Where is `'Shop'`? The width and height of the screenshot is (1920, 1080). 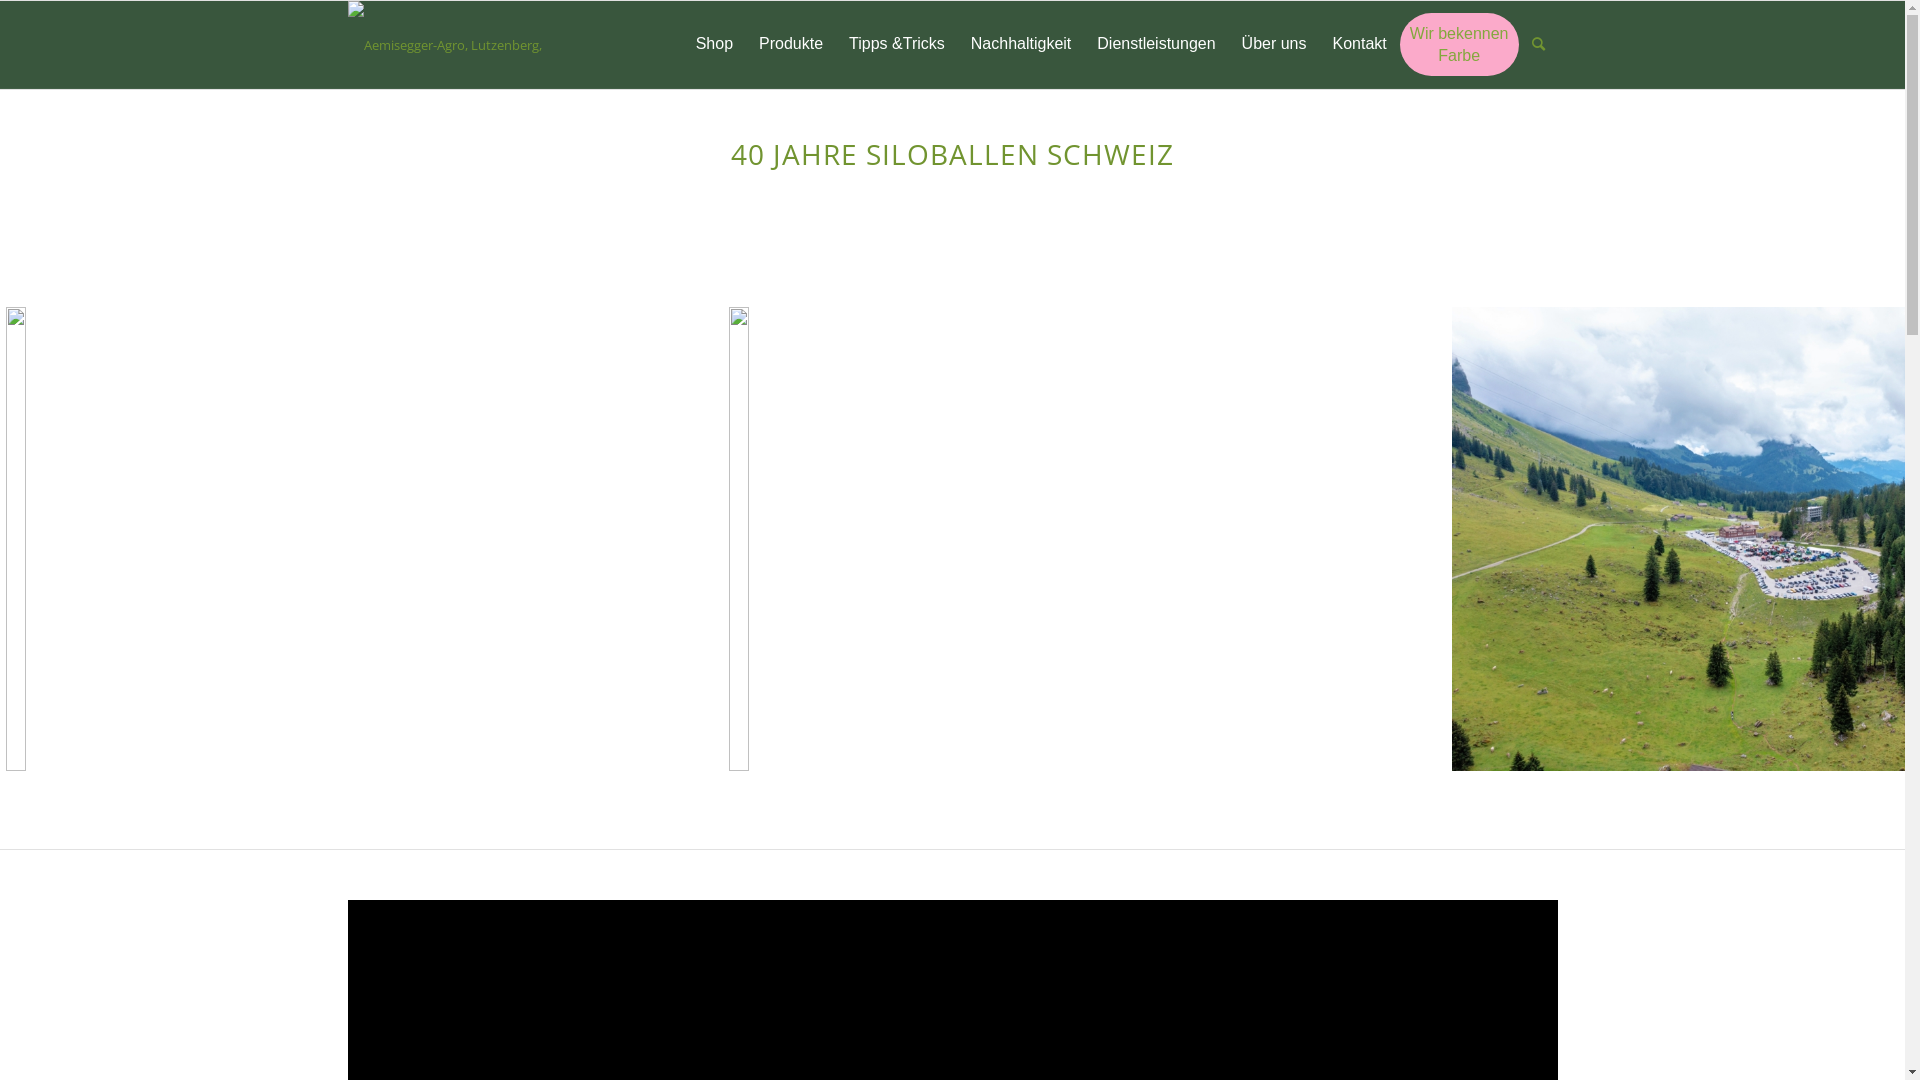 'Shop' is located at coordinates (714, 45).